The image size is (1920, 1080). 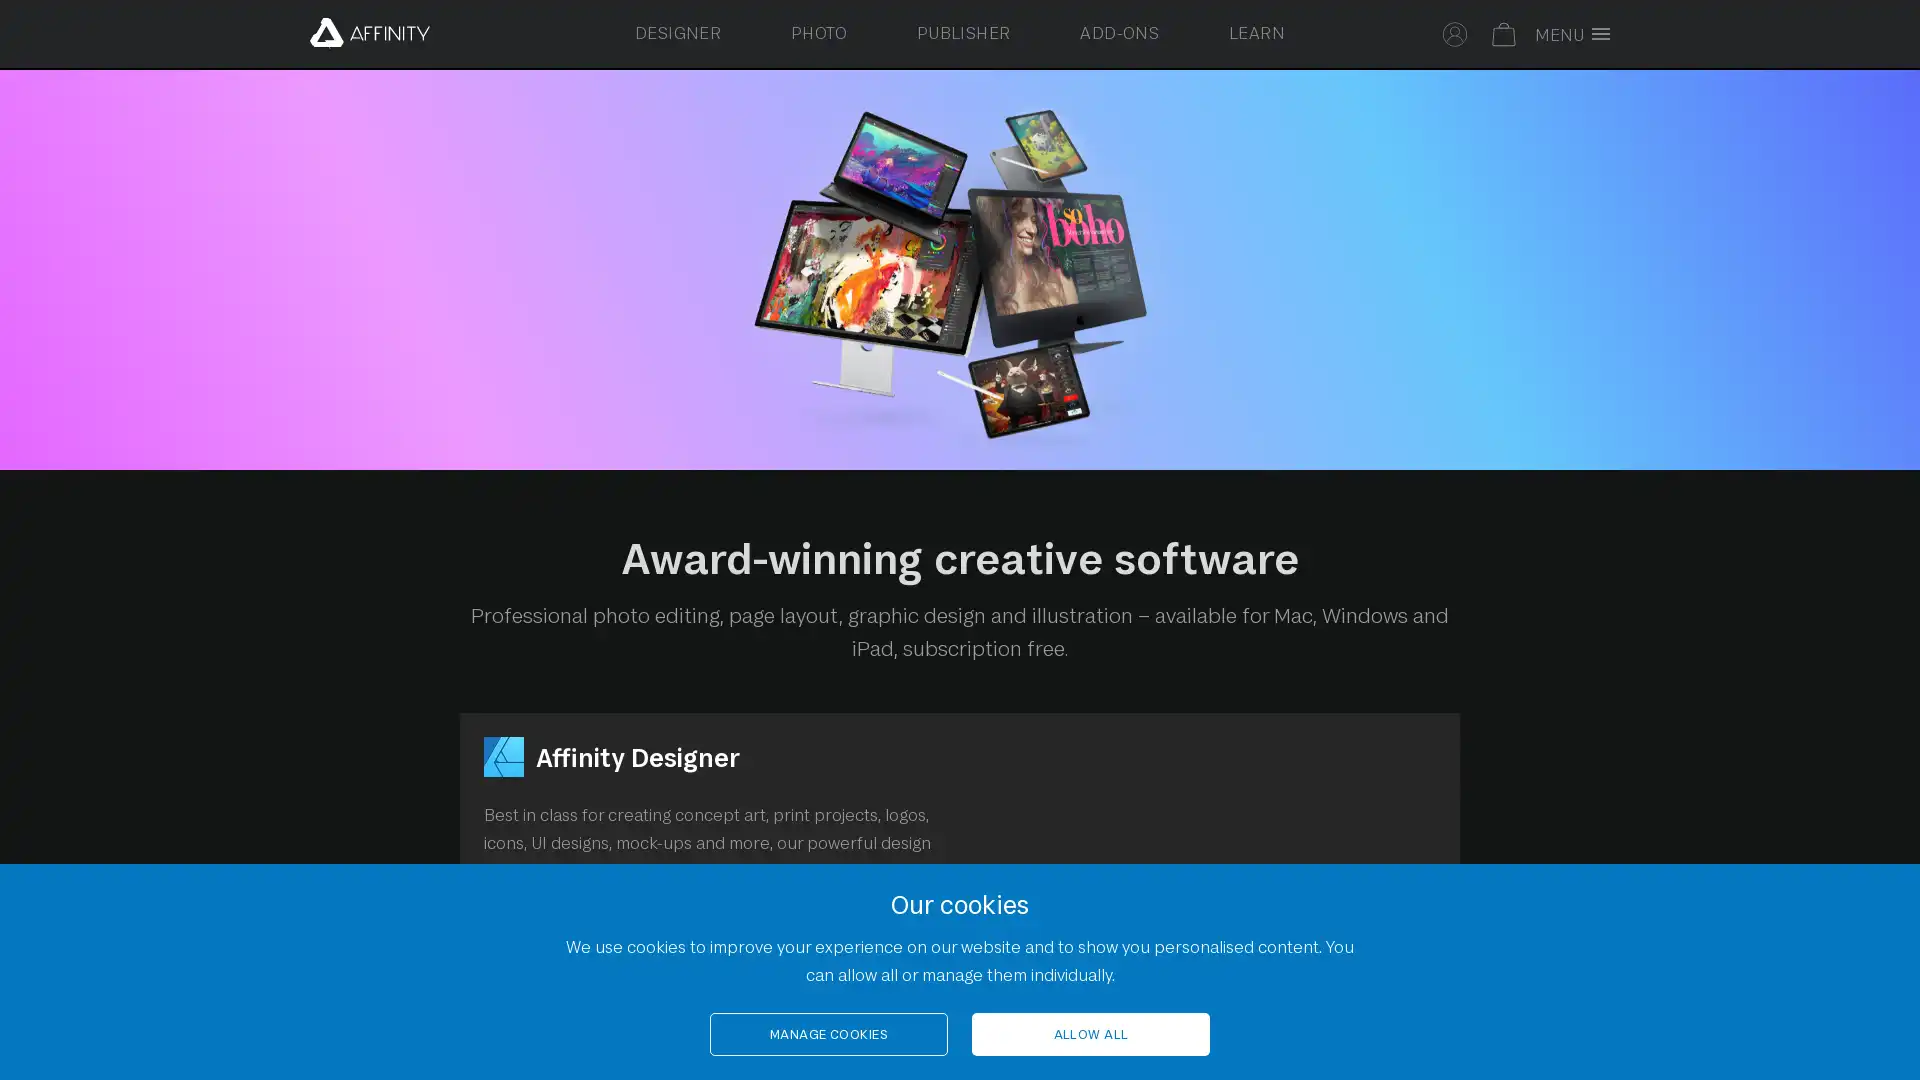 I want to click on Your basket is empty. Select to toggle basket., so click(x=1504, y=31).